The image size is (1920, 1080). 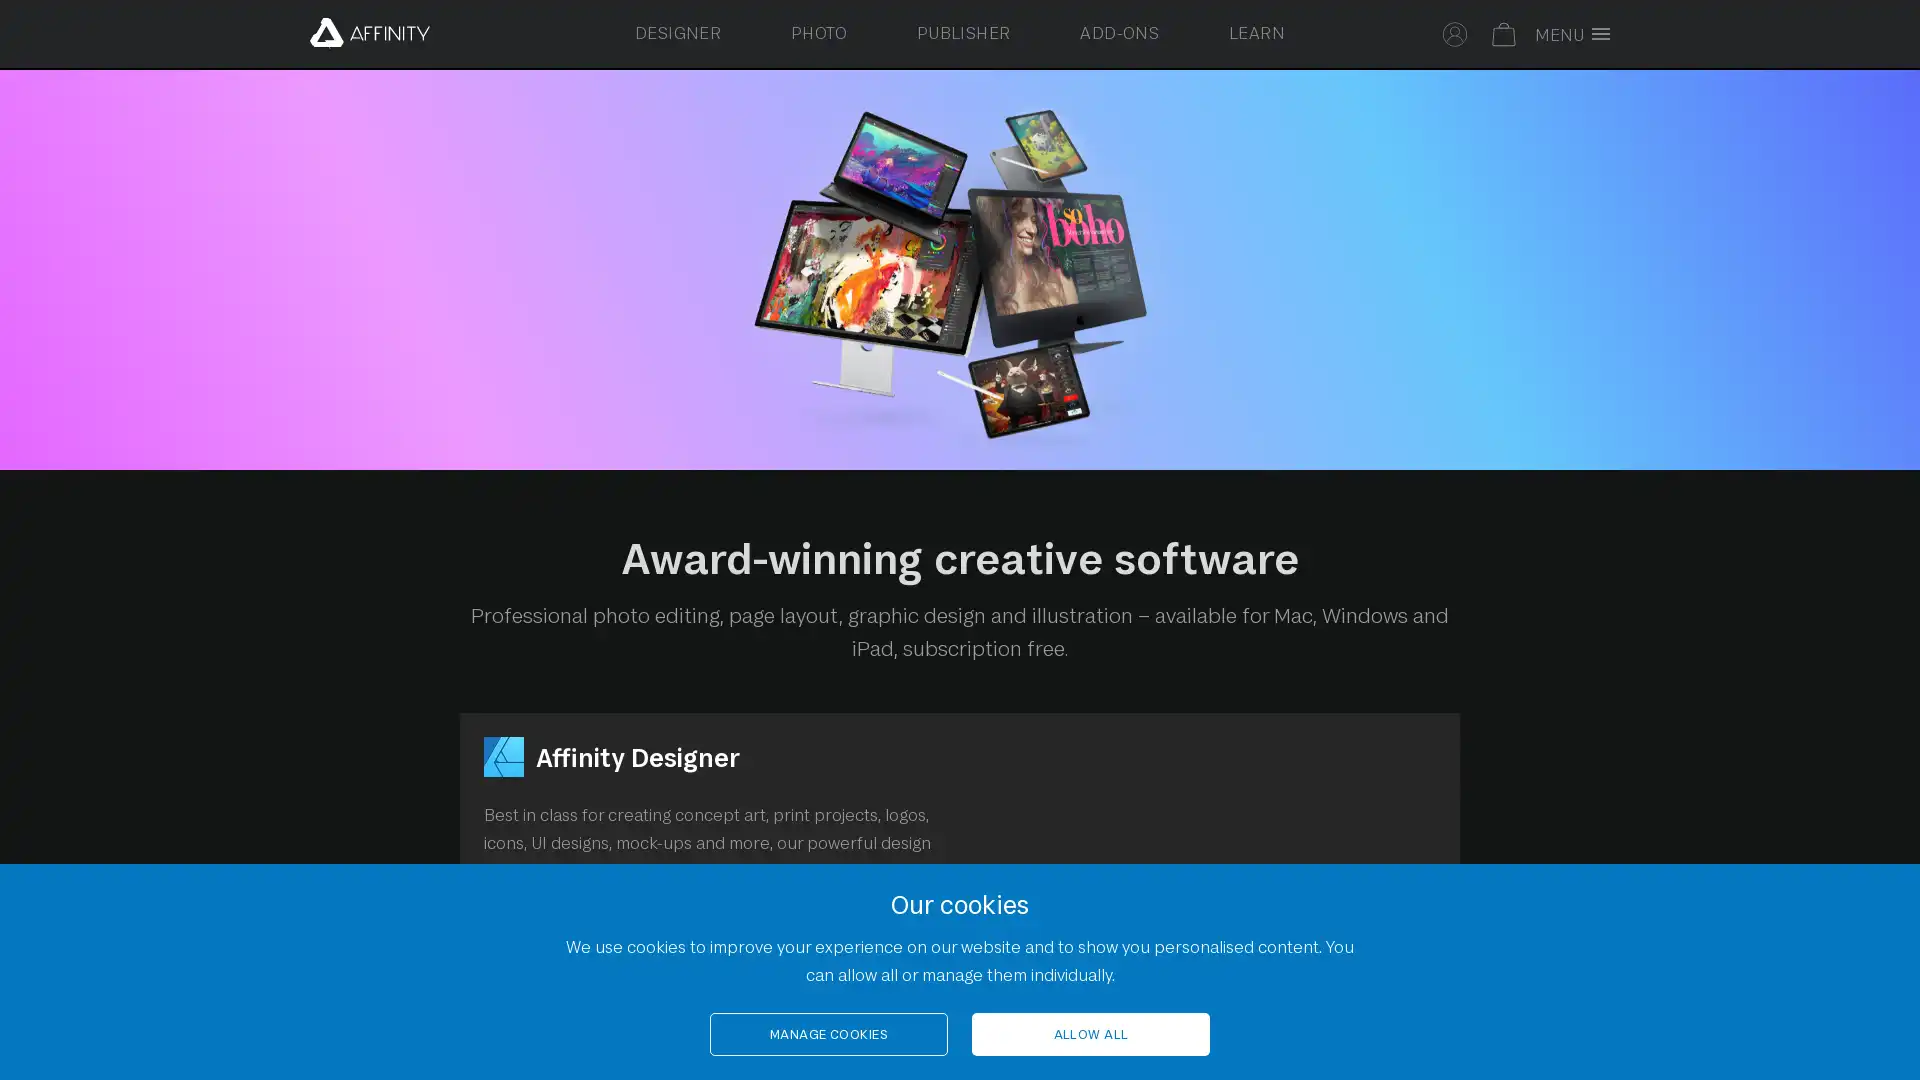 I want to click on Your basket is empty. Select to toggle basket., so click(x=1504, y=31).